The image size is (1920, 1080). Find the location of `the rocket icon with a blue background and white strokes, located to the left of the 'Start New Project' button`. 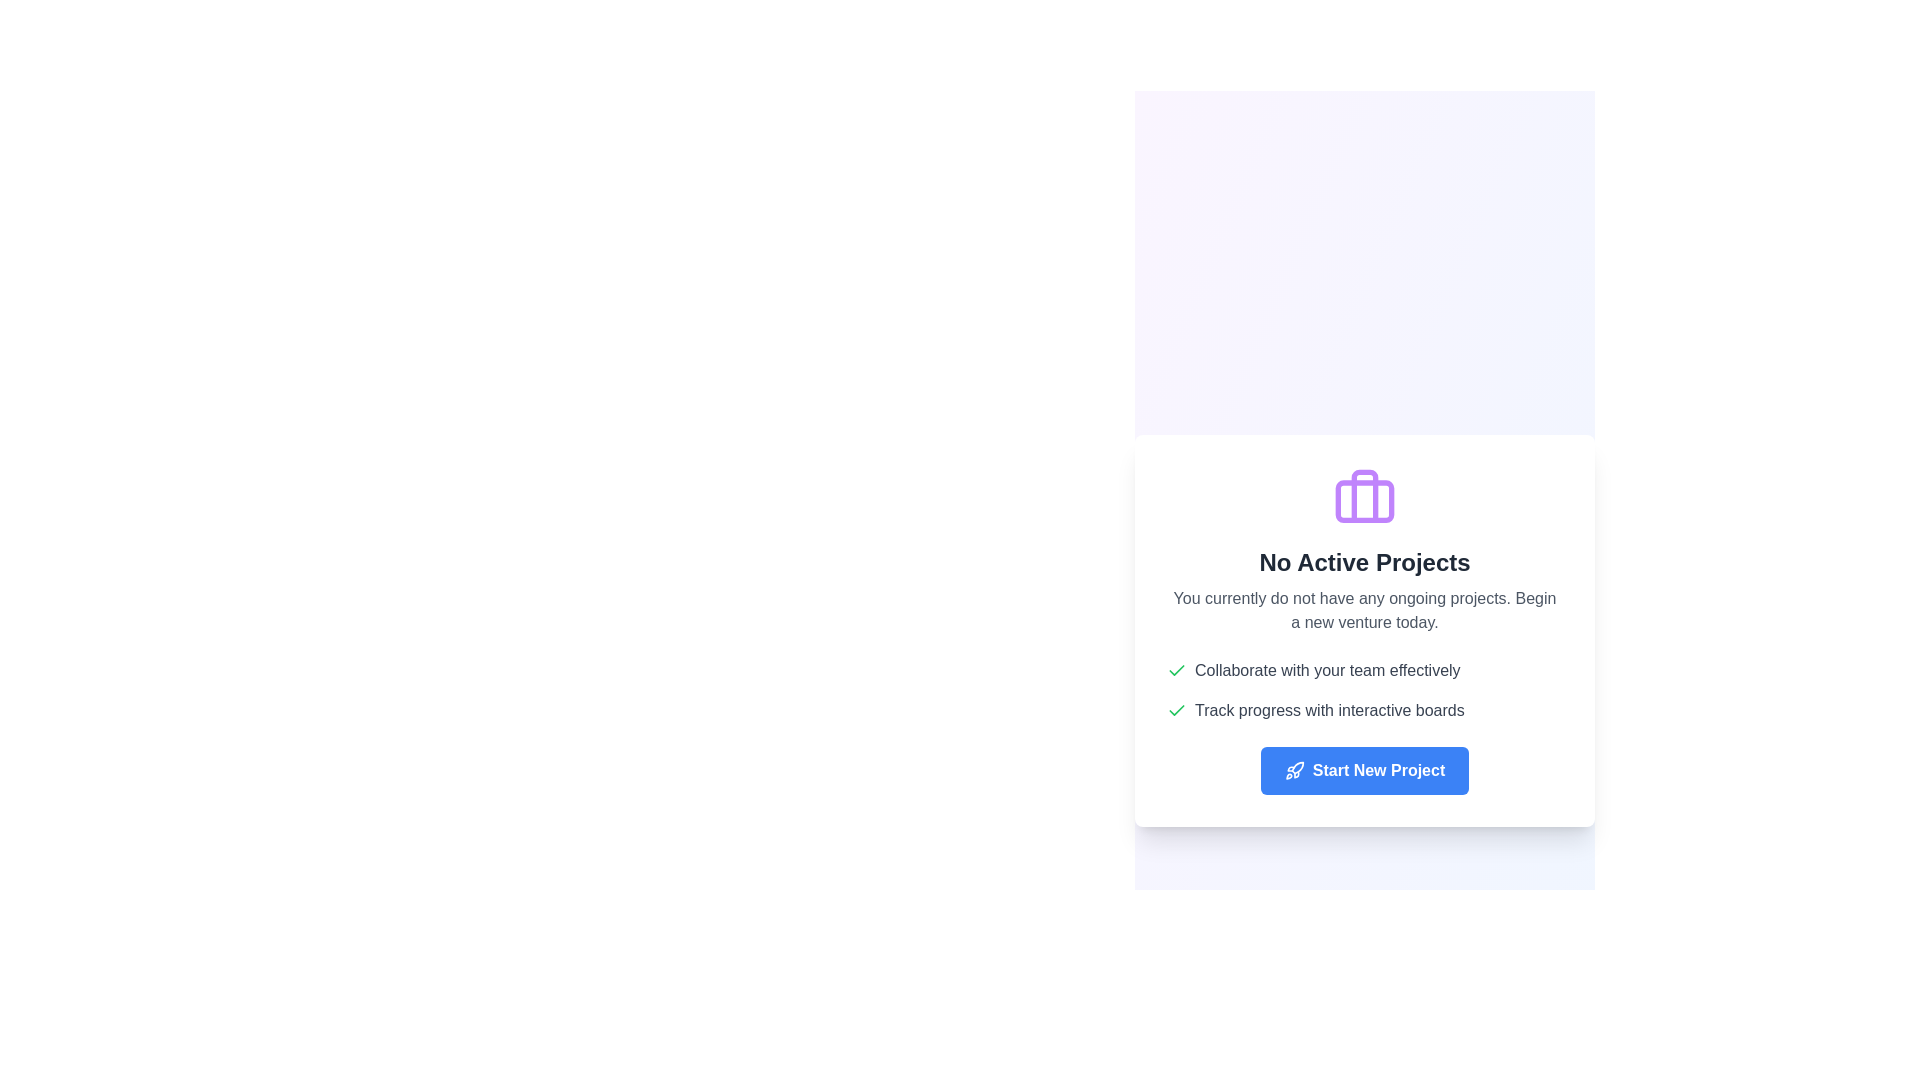

the rocket icon with a blue background and white strokes, located to the left of the 'Start New Project' button is located at coordinates (1294, 770).